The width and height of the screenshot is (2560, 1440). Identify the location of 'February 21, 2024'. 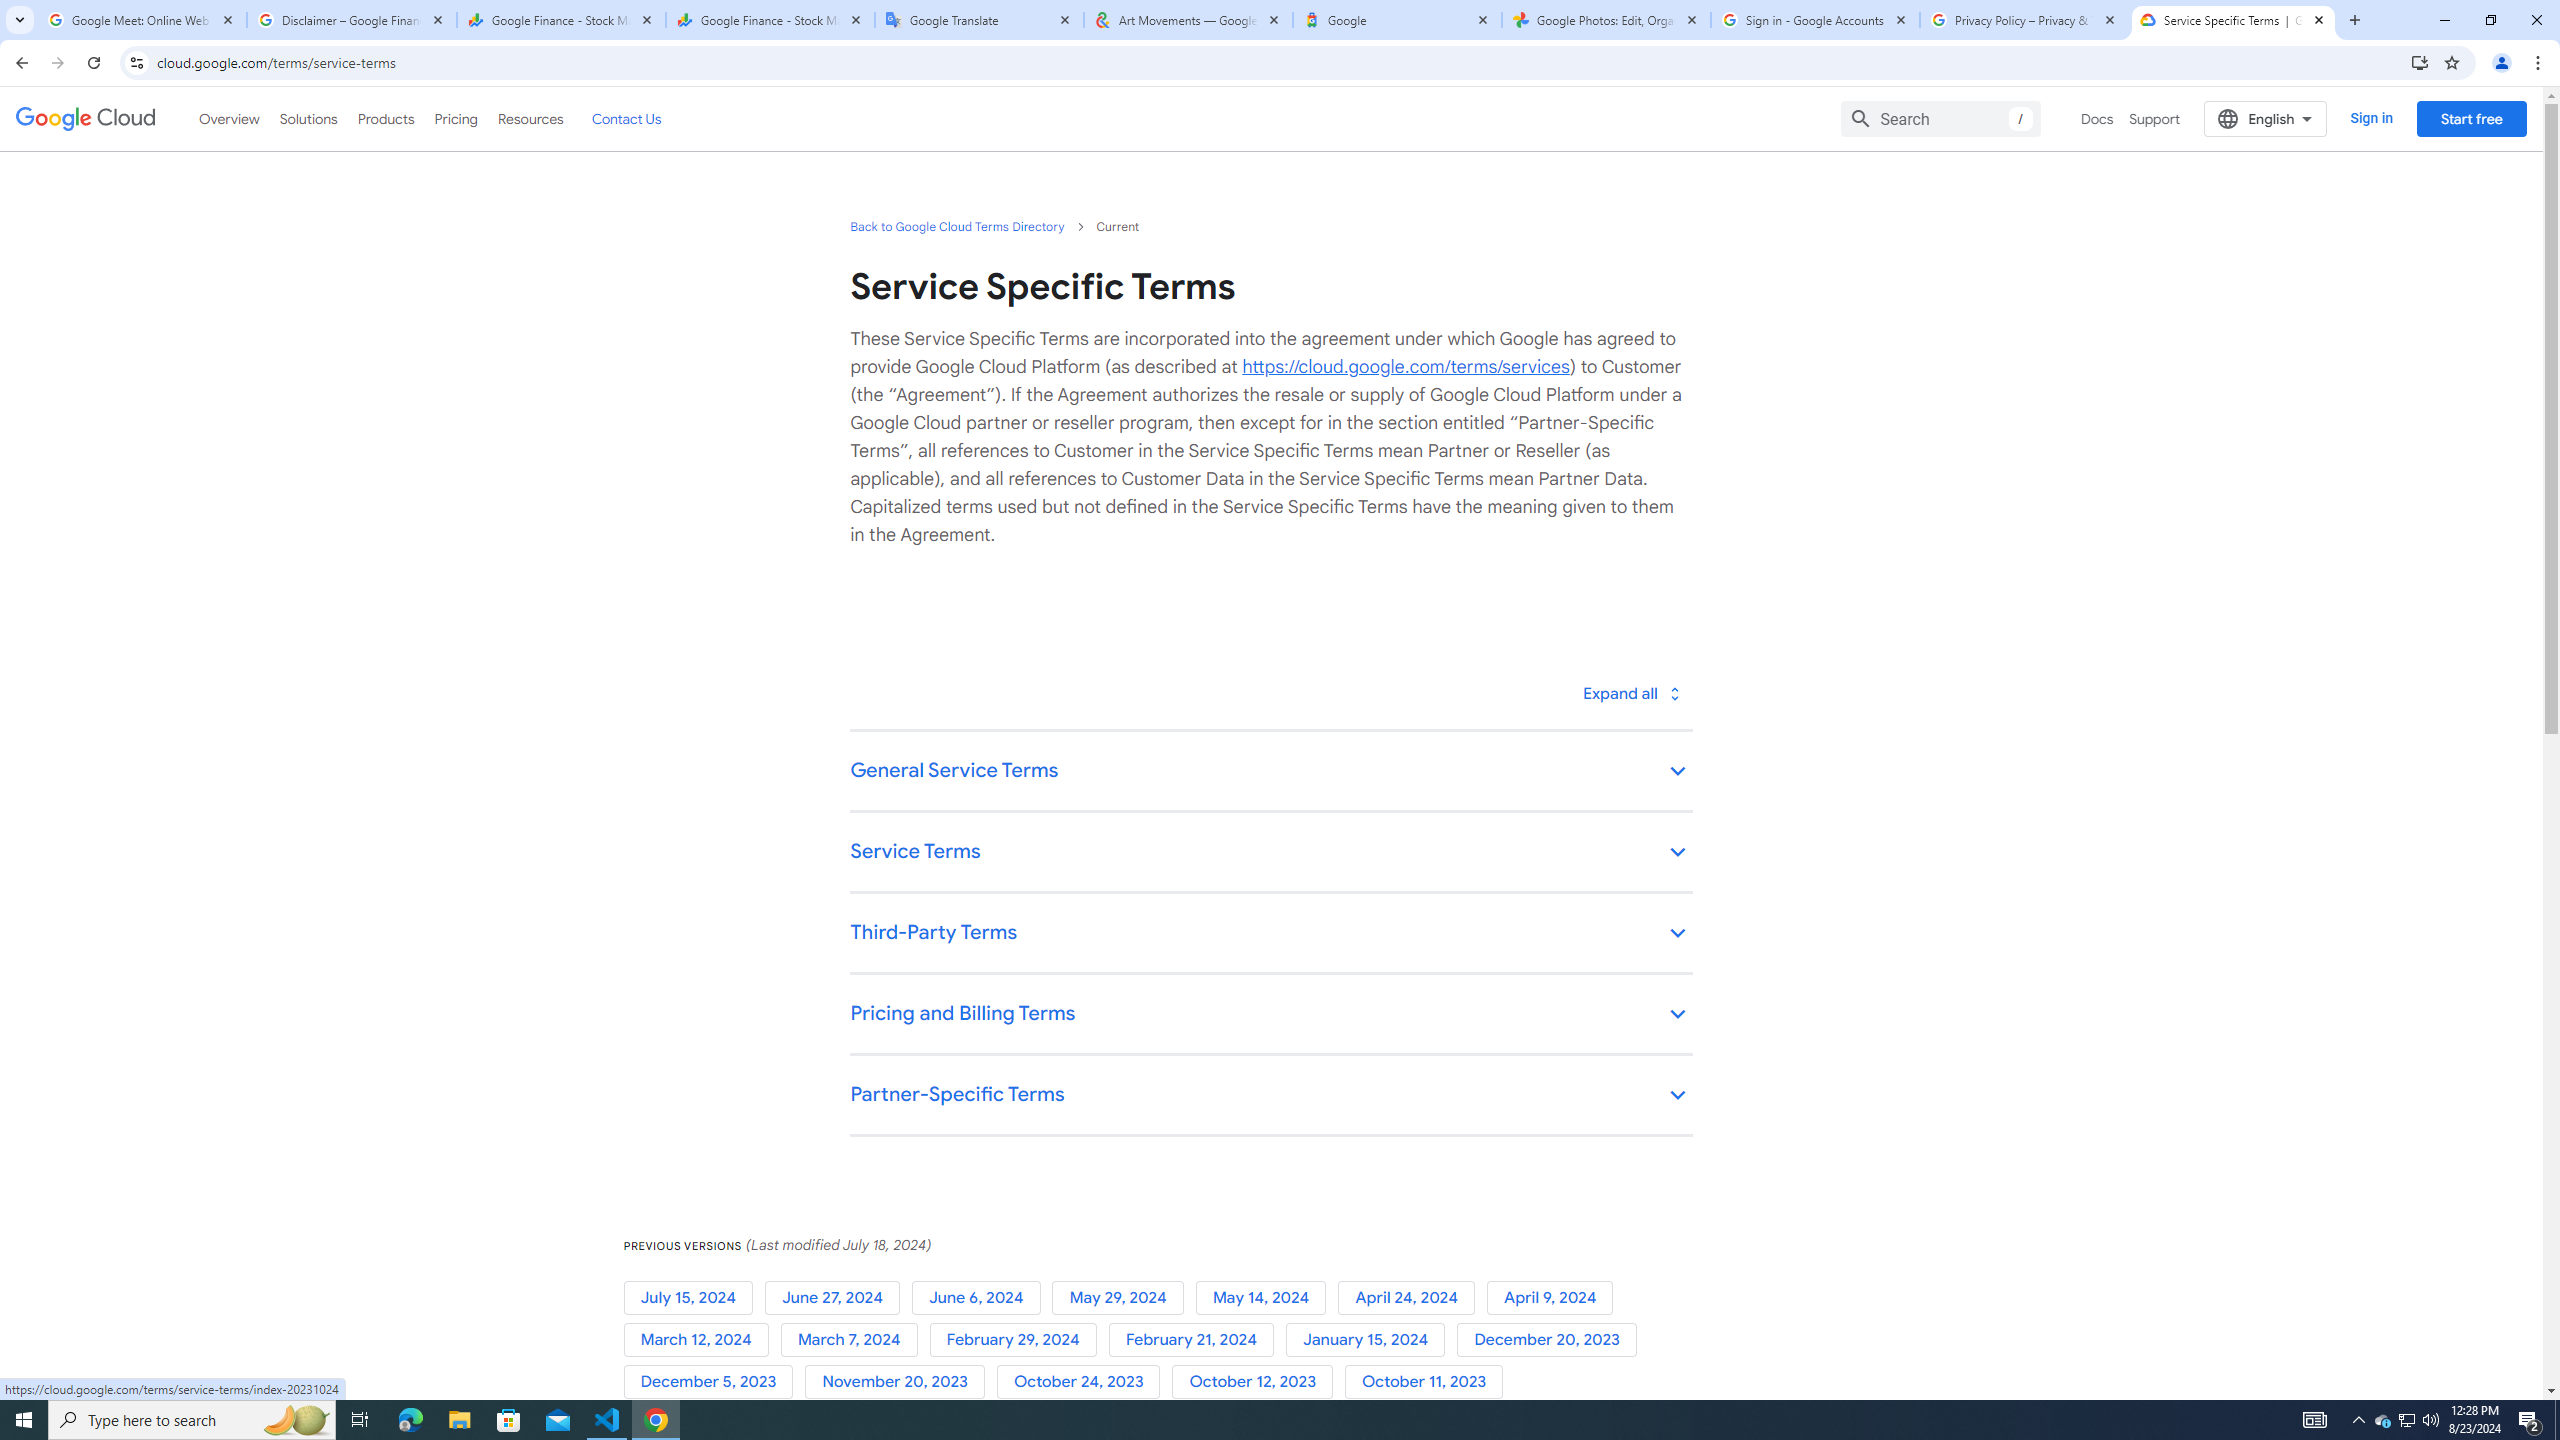
(1195, 1338).